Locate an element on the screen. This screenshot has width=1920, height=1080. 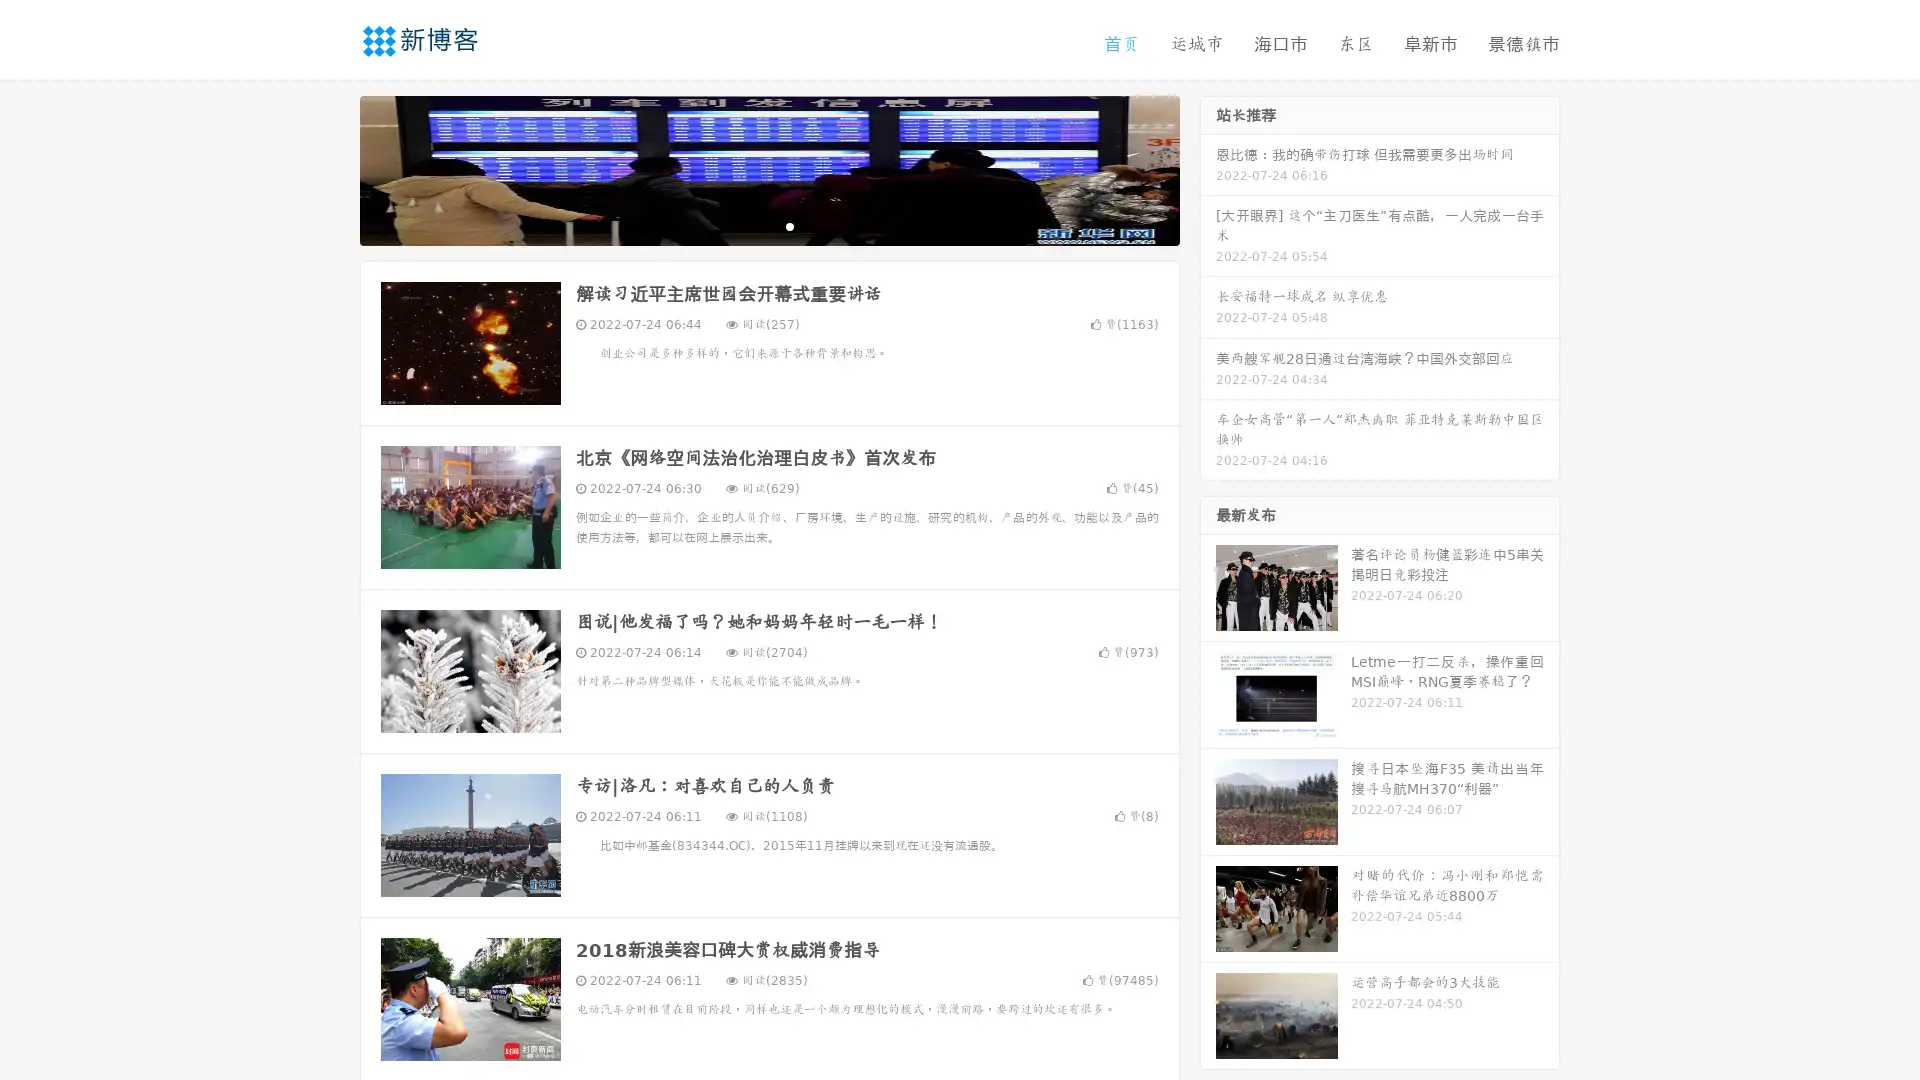
Next slide is located at coordinates (1208, 168).